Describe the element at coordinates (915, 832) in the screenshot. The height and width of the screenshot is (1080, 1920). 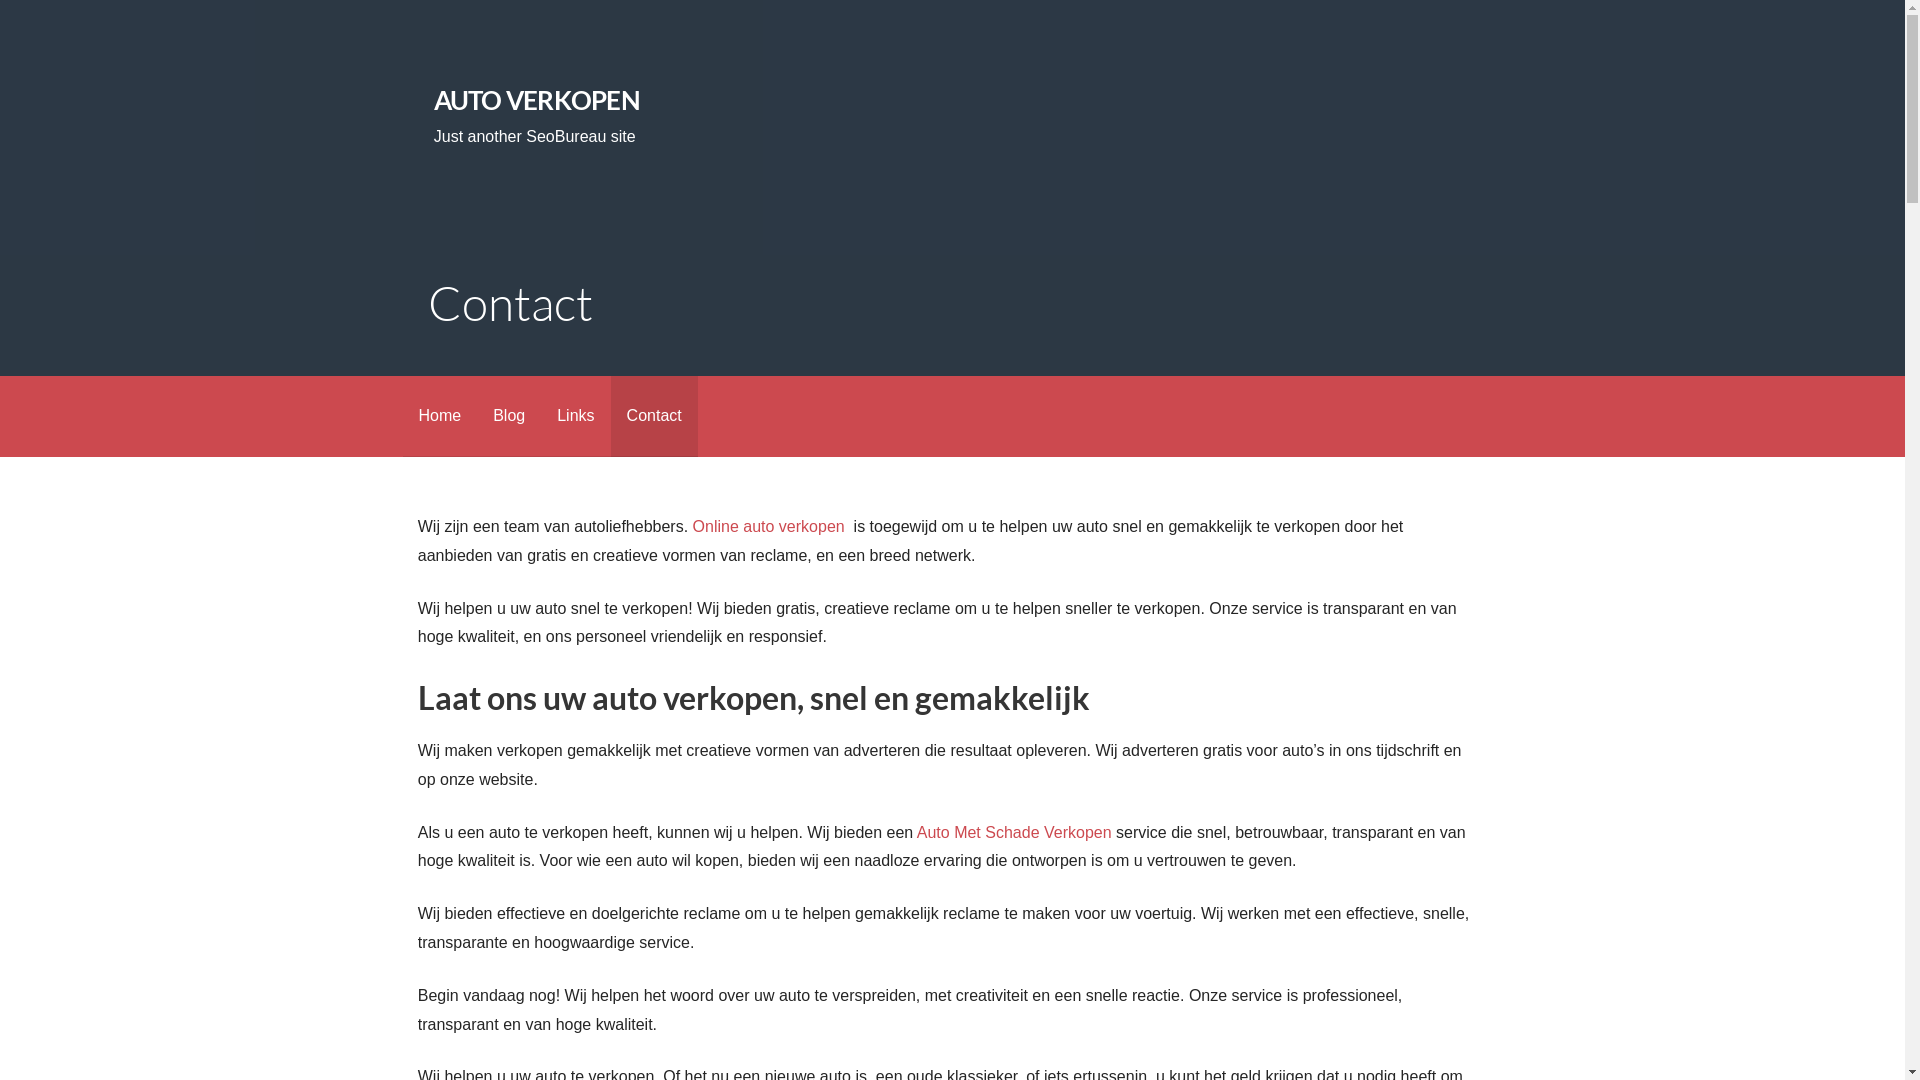
I see `'Auto Met Schade Verkopen'` at that location.